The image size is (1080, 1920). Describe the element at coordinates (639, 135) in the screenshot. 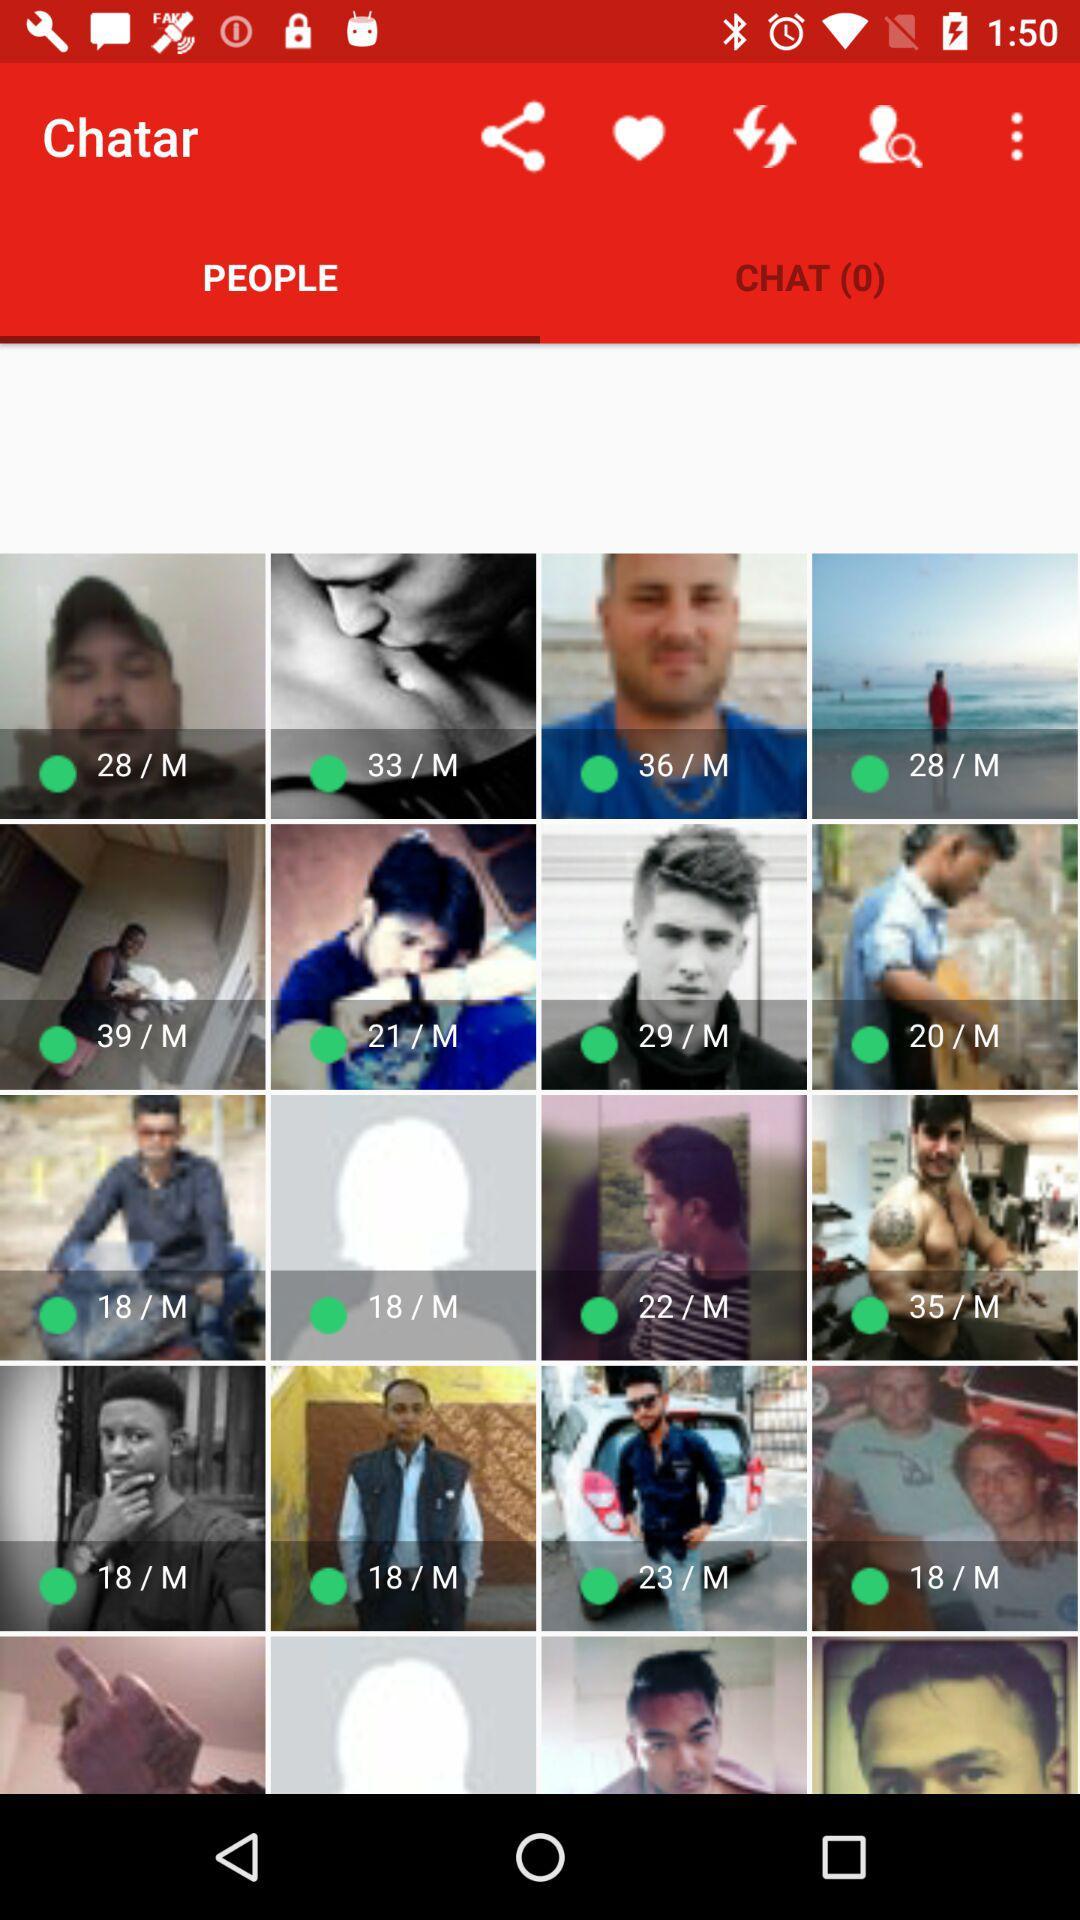

I see `icon above the chat (0) app` at that location.